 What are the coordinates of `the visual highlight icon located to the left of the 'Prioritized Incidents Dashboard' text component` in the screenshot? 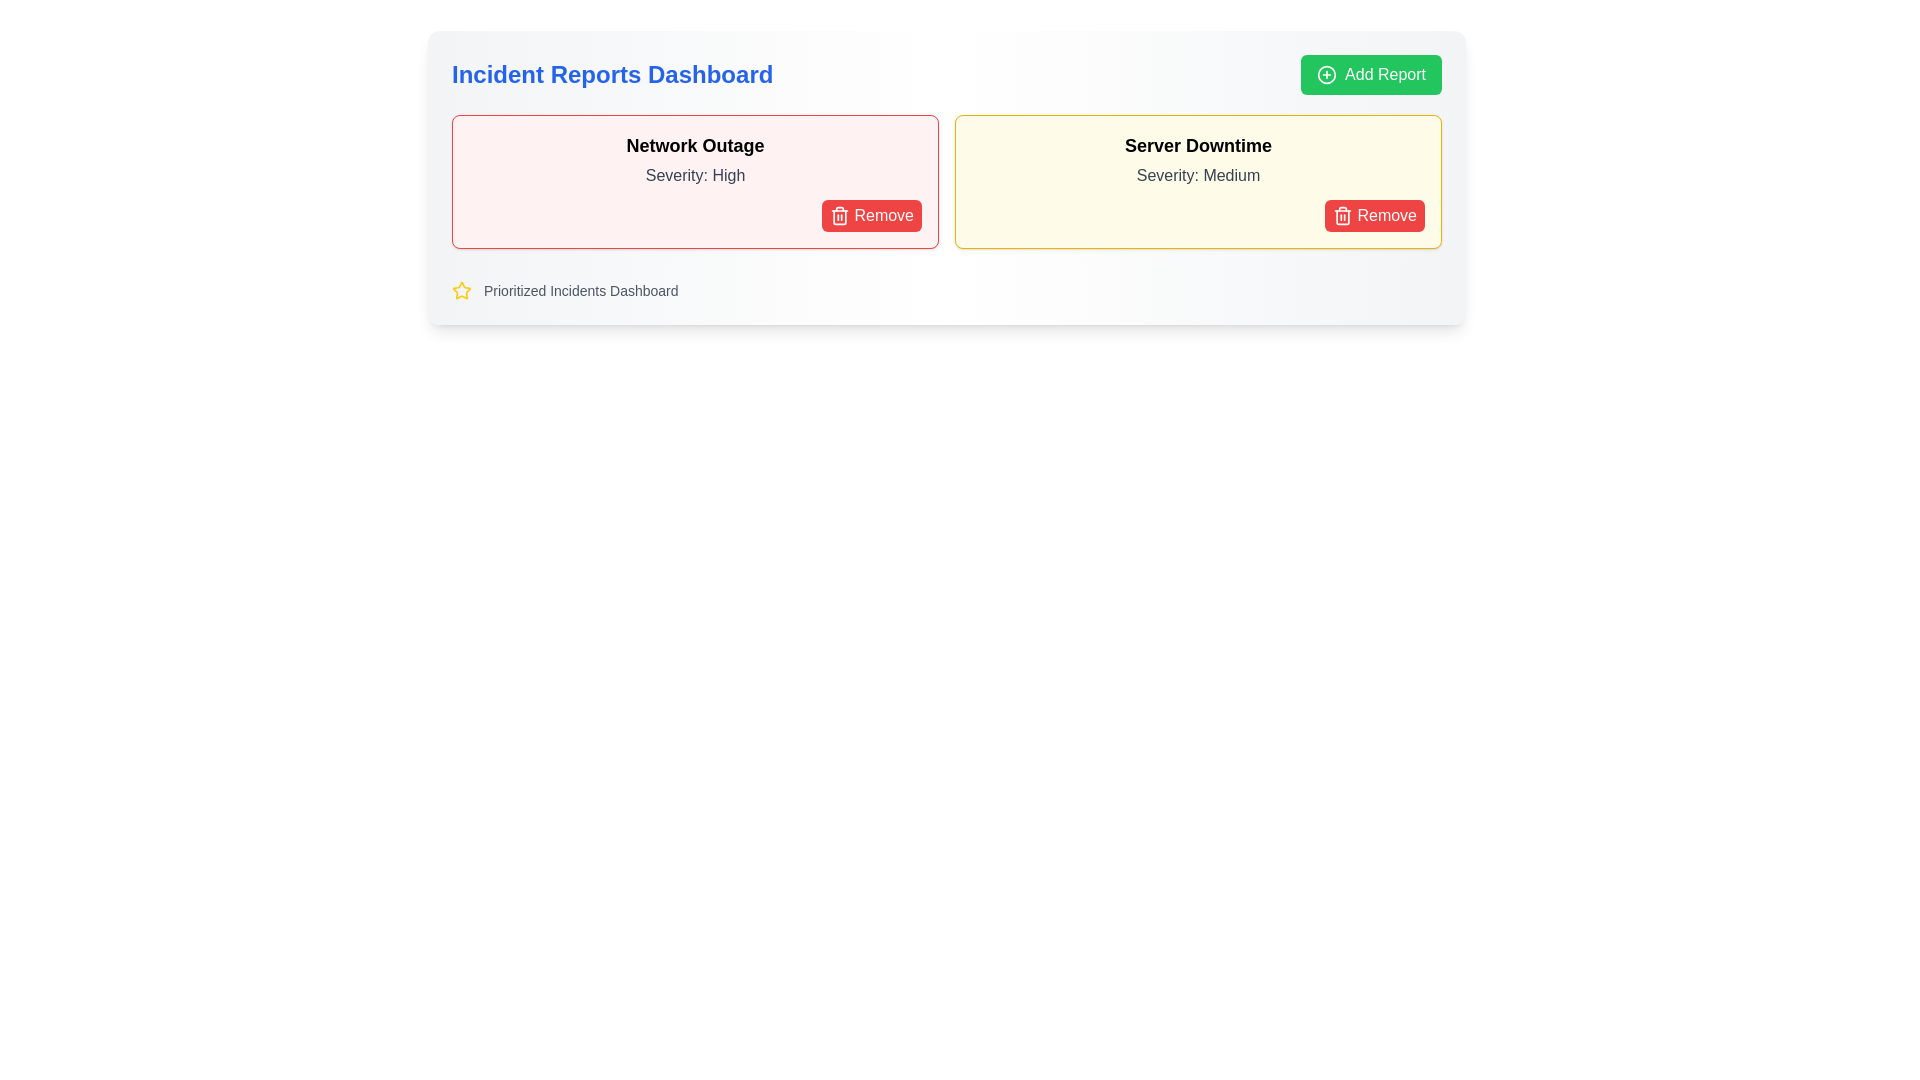 It's located at (460, 290).